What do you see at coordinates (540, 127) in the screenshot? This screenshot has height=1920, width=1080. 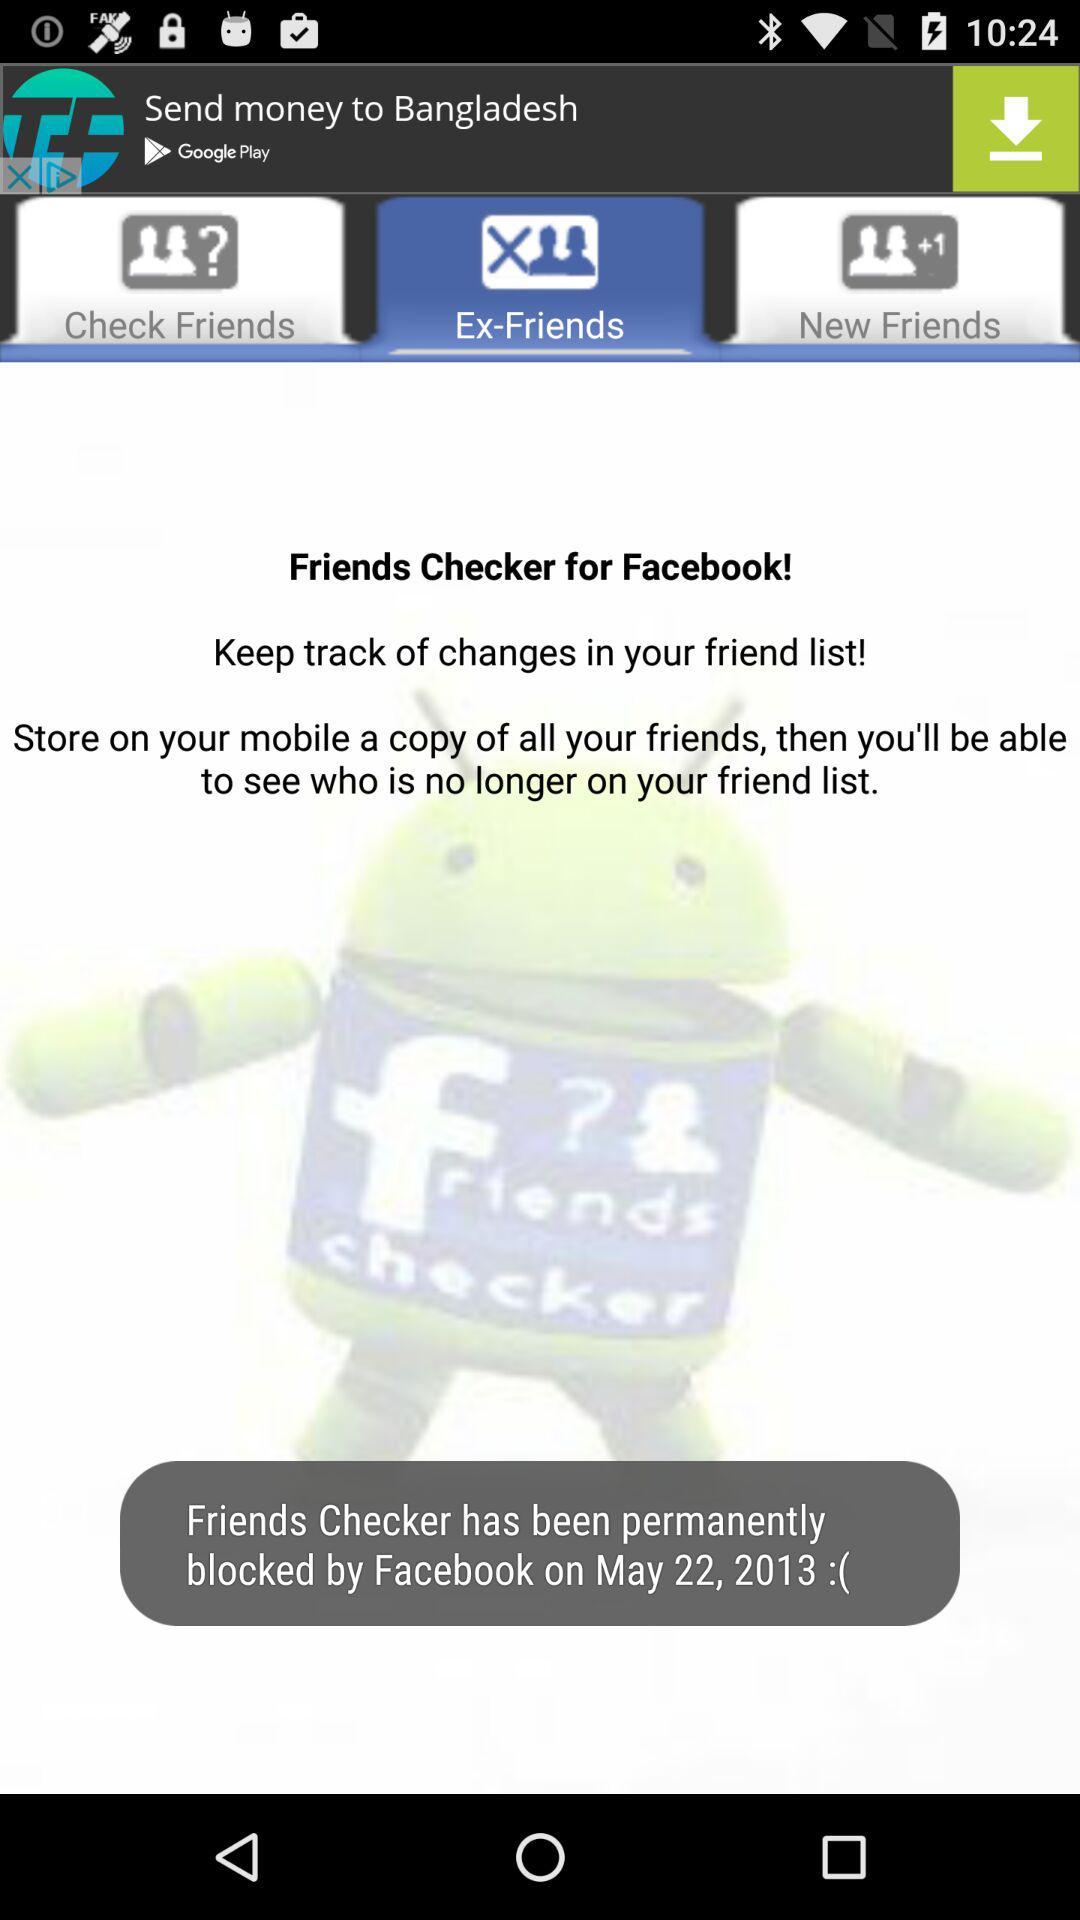 I see `download` at bounding box center [540, 127].